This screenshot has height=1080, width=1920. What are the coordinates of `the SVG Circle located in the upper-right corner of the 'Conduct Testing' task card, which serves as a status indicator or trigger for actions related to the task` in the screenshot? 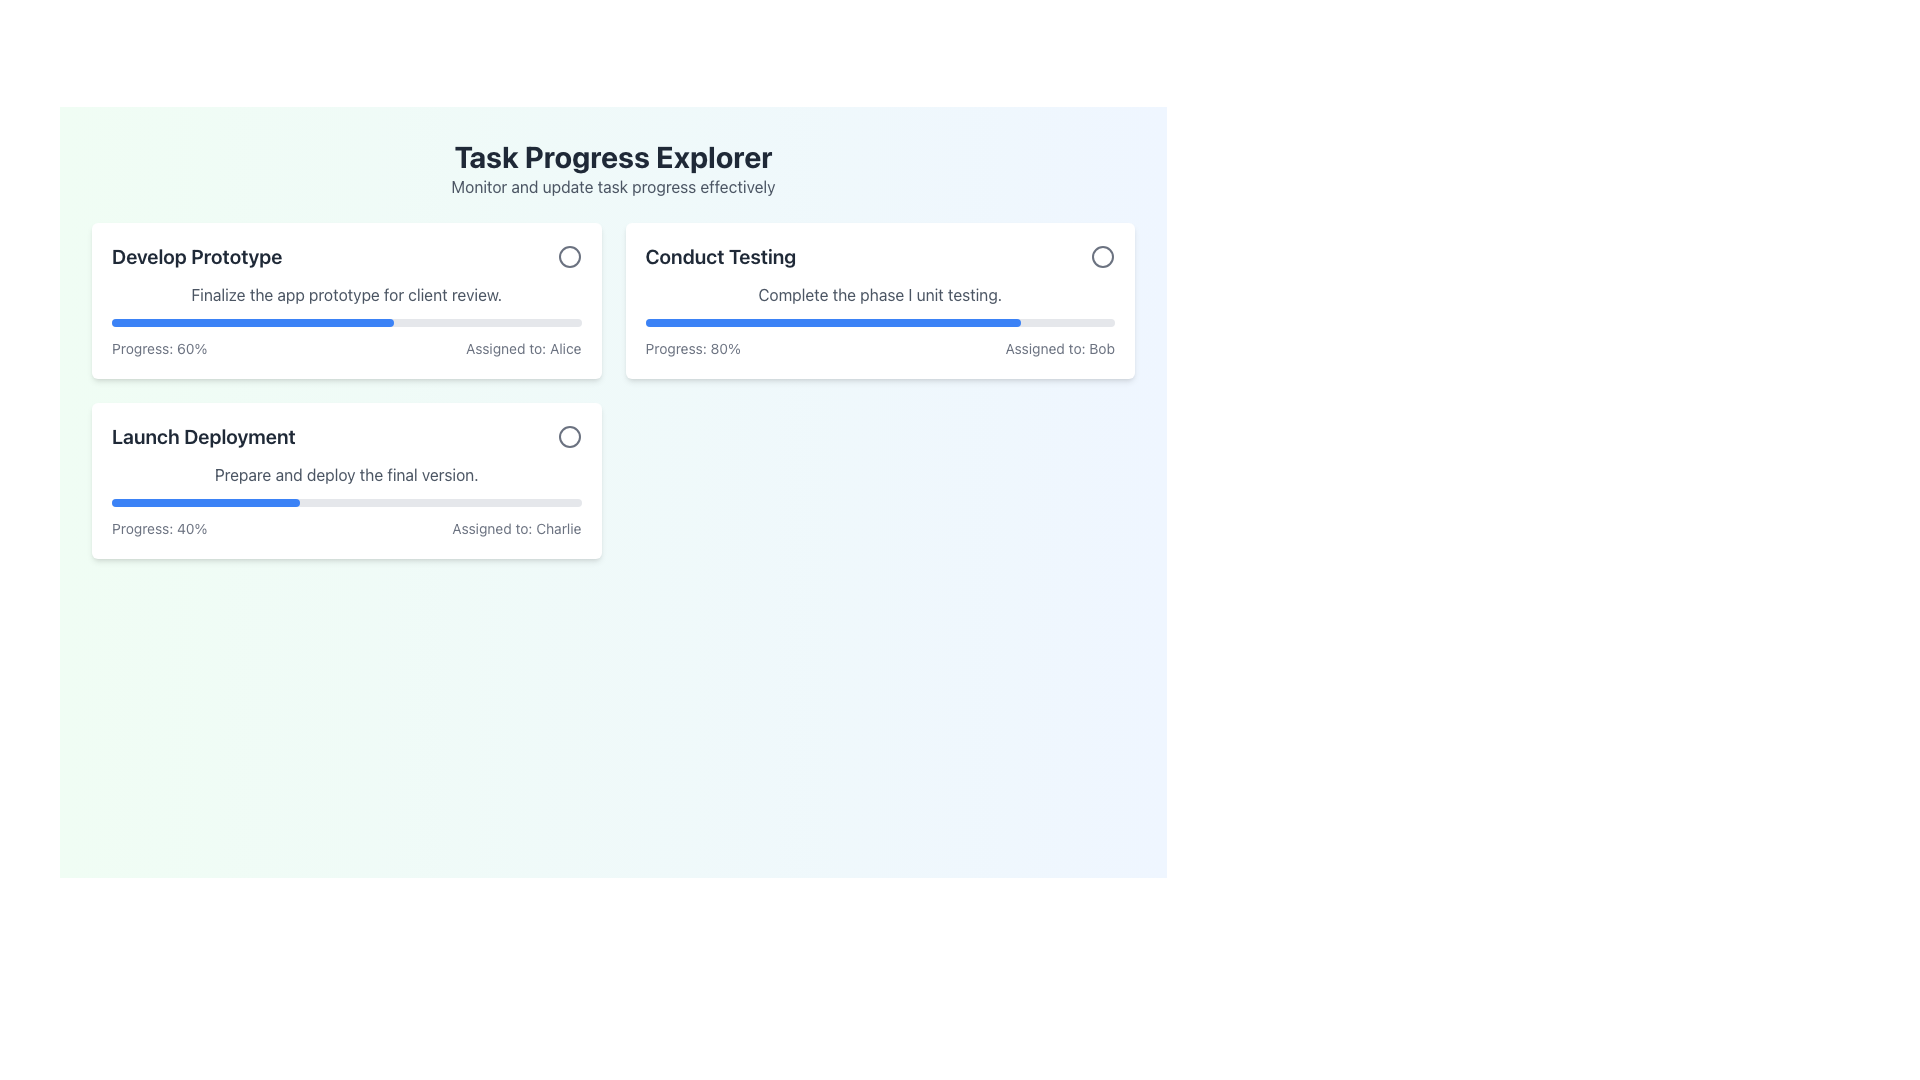 It's located at (1102, 256).